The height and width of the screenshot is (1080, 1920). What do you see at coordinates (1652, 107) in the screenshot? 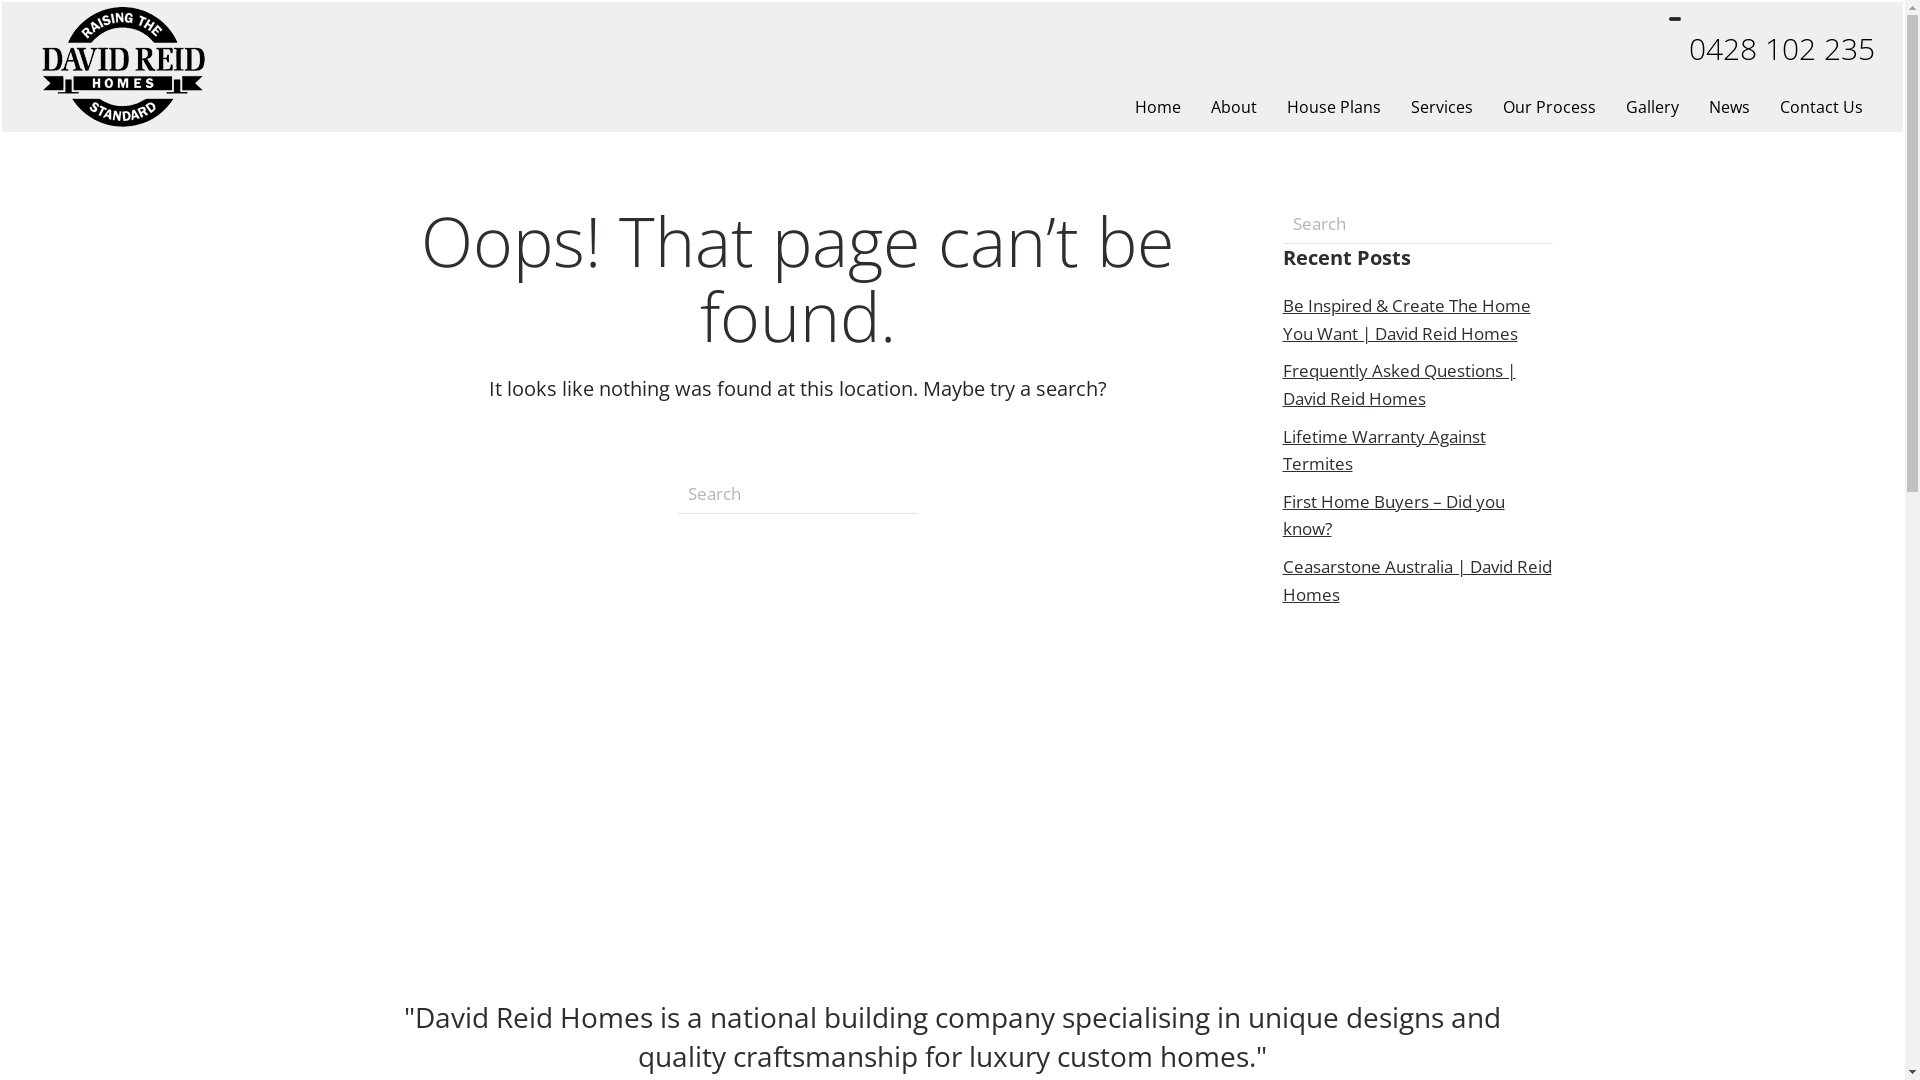
I see `'Gallery'` at bounding box center [1652, 107].